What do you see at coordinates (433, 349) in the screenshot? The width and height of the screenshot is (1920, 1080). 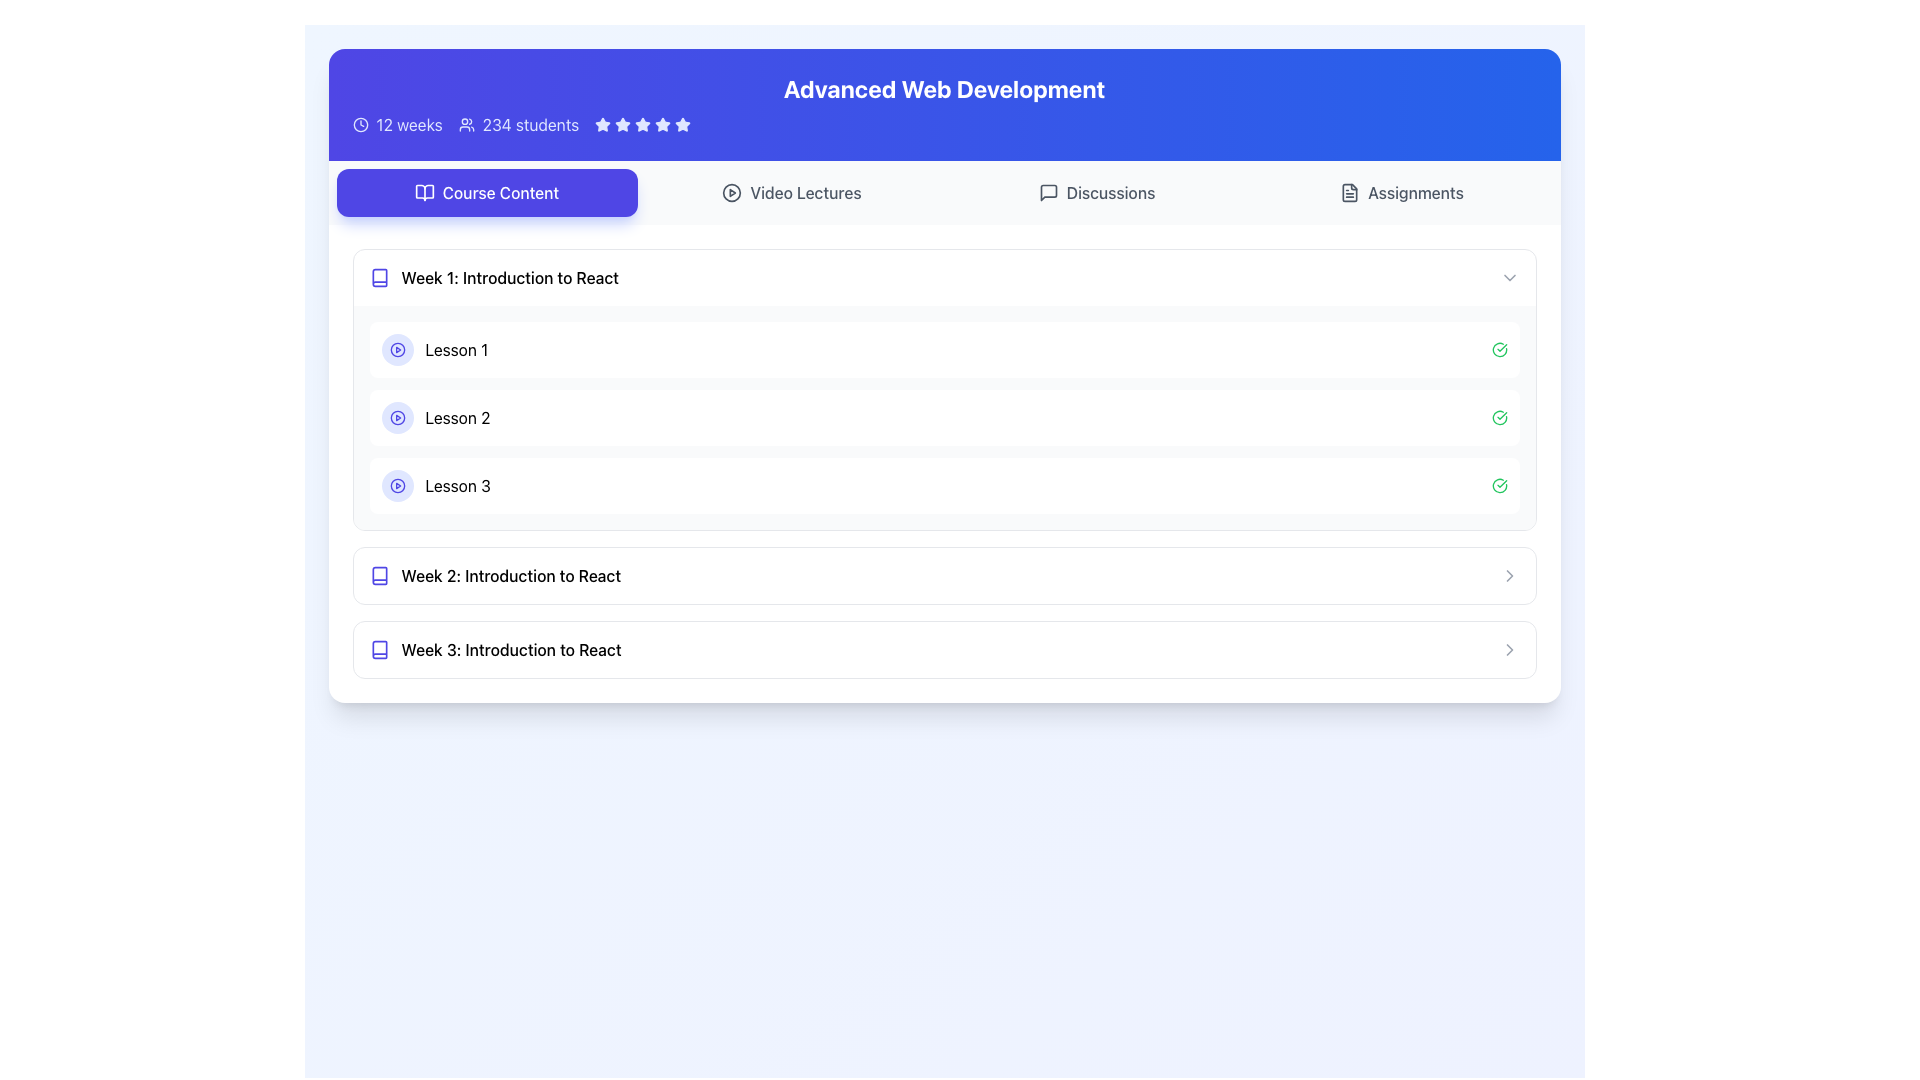 I see `the clickable item for 'Lesson 1' located under the 'Week 1: Introduction to React' section` at bounding box center [433, 349].